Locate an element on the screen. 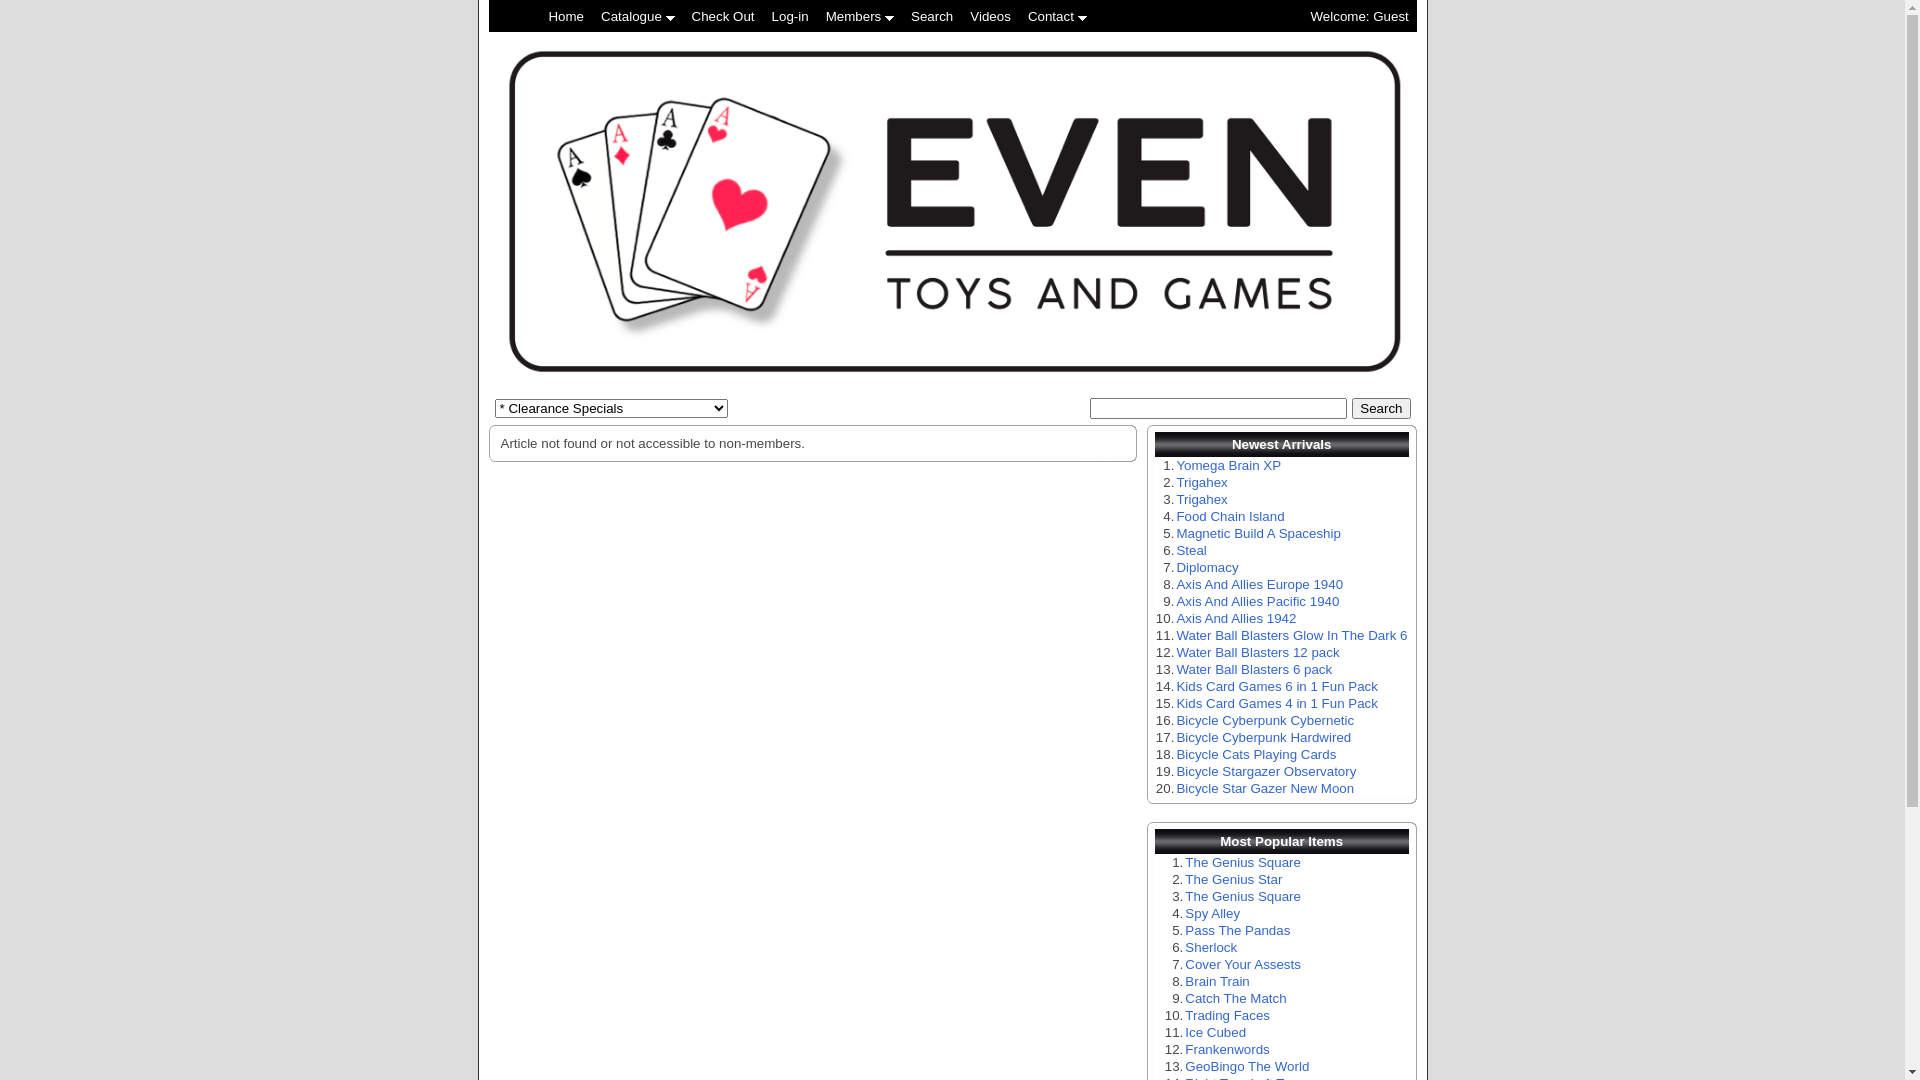  'Search' is located at coordinates (1380, 407).